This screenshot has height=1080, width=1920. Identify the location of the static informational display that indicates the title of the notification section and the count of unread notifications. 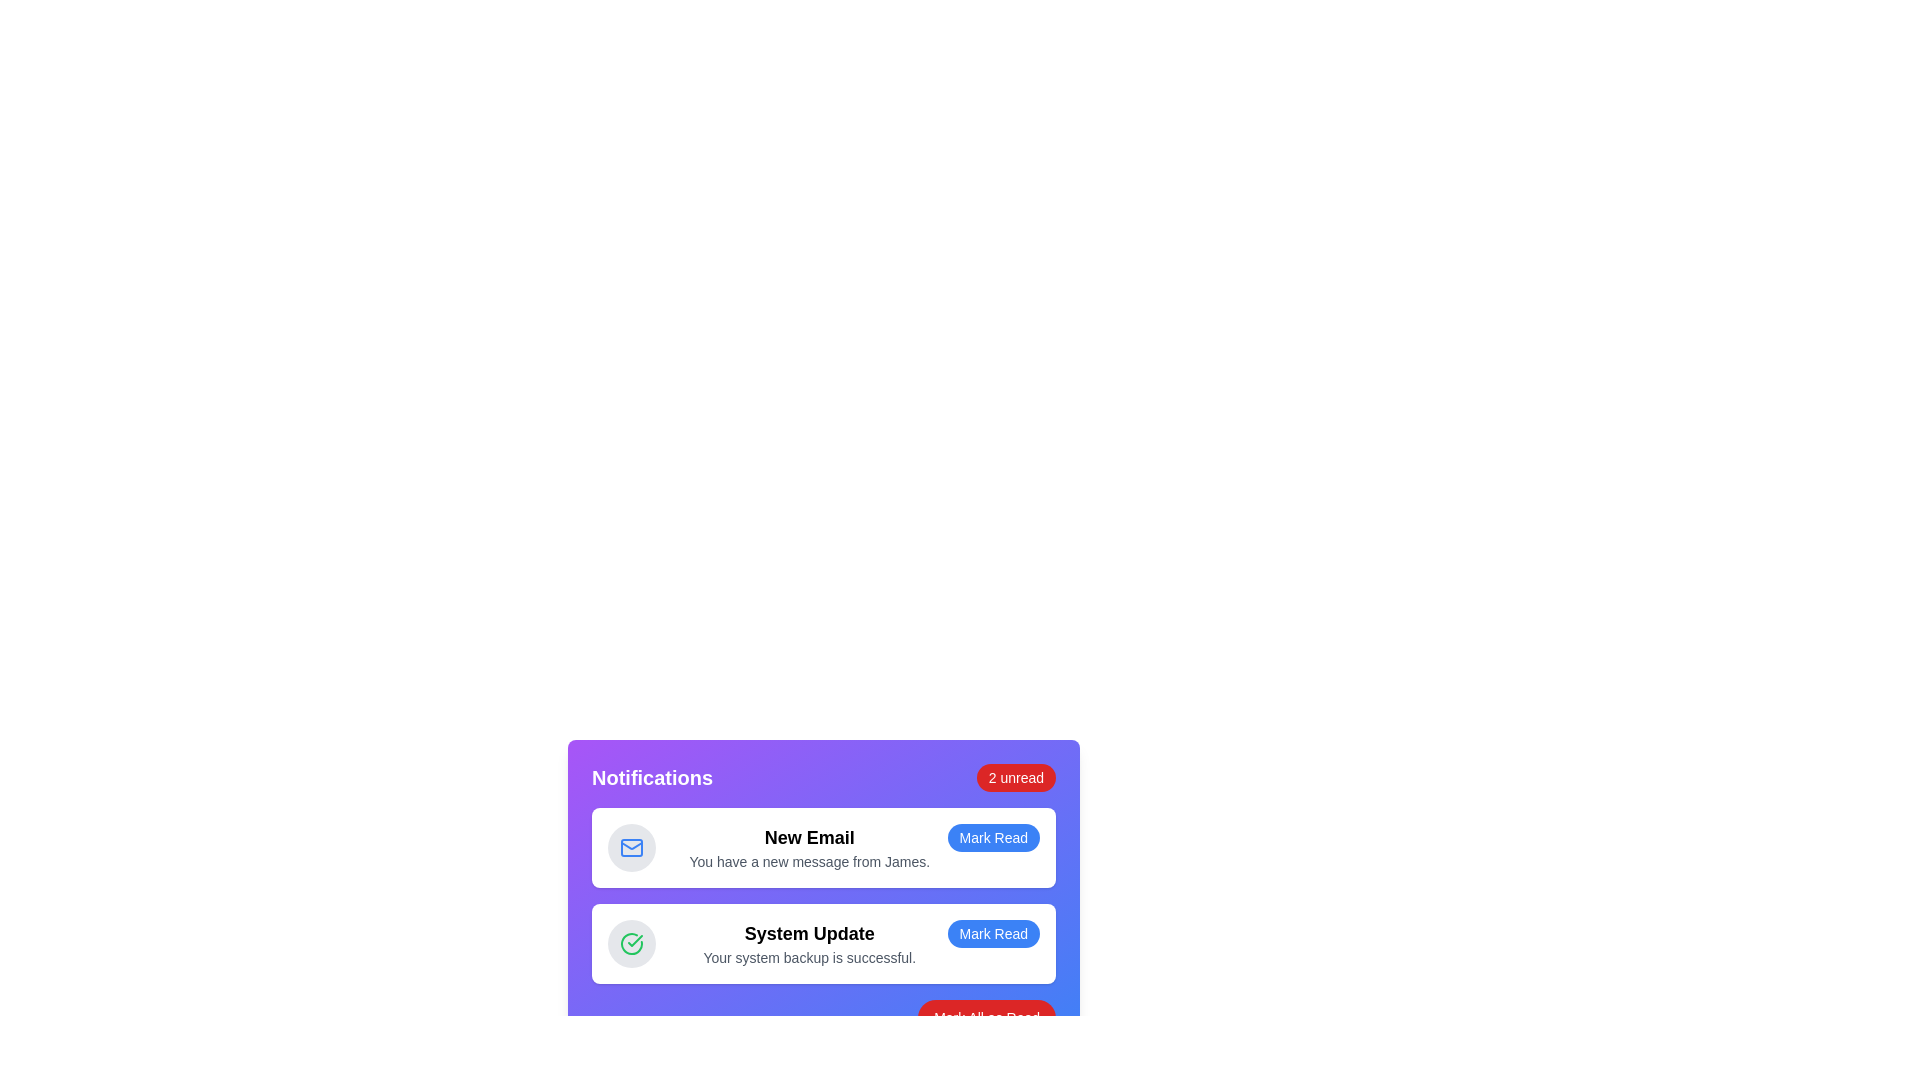
(824, 777).